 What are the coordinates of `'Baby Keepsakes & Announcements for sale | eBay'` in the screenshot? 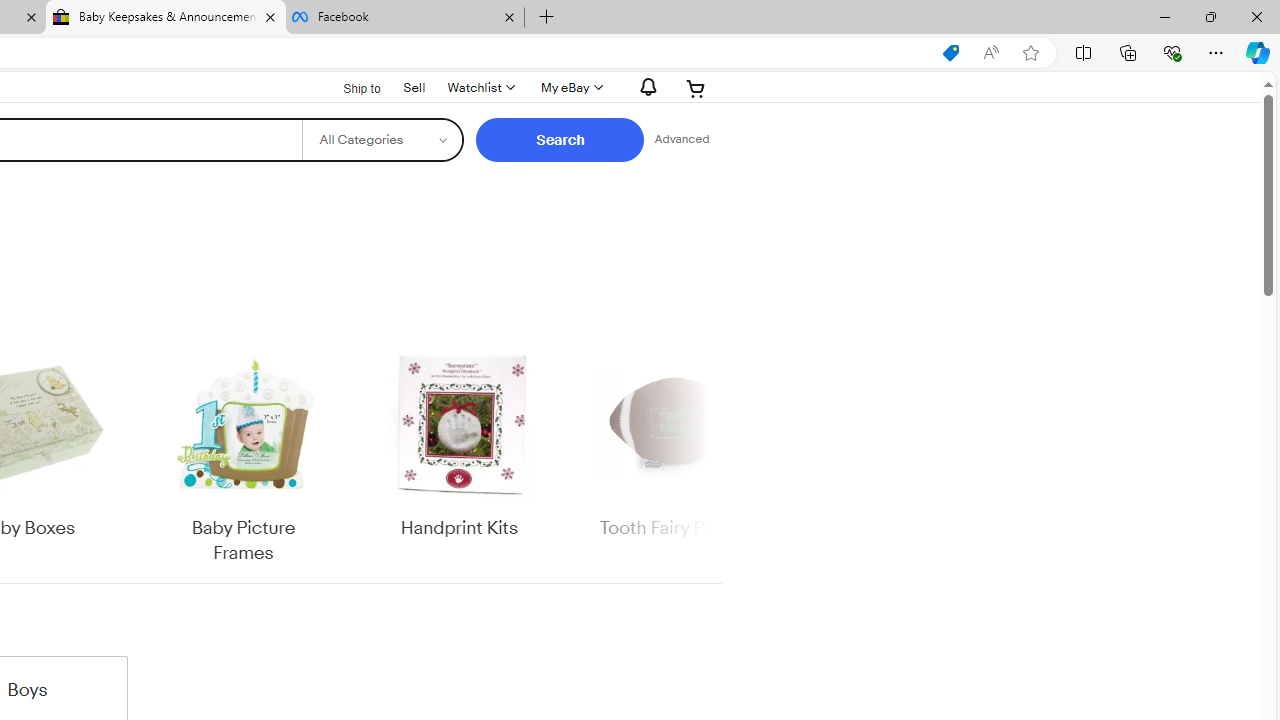 It's located at (166, 17).